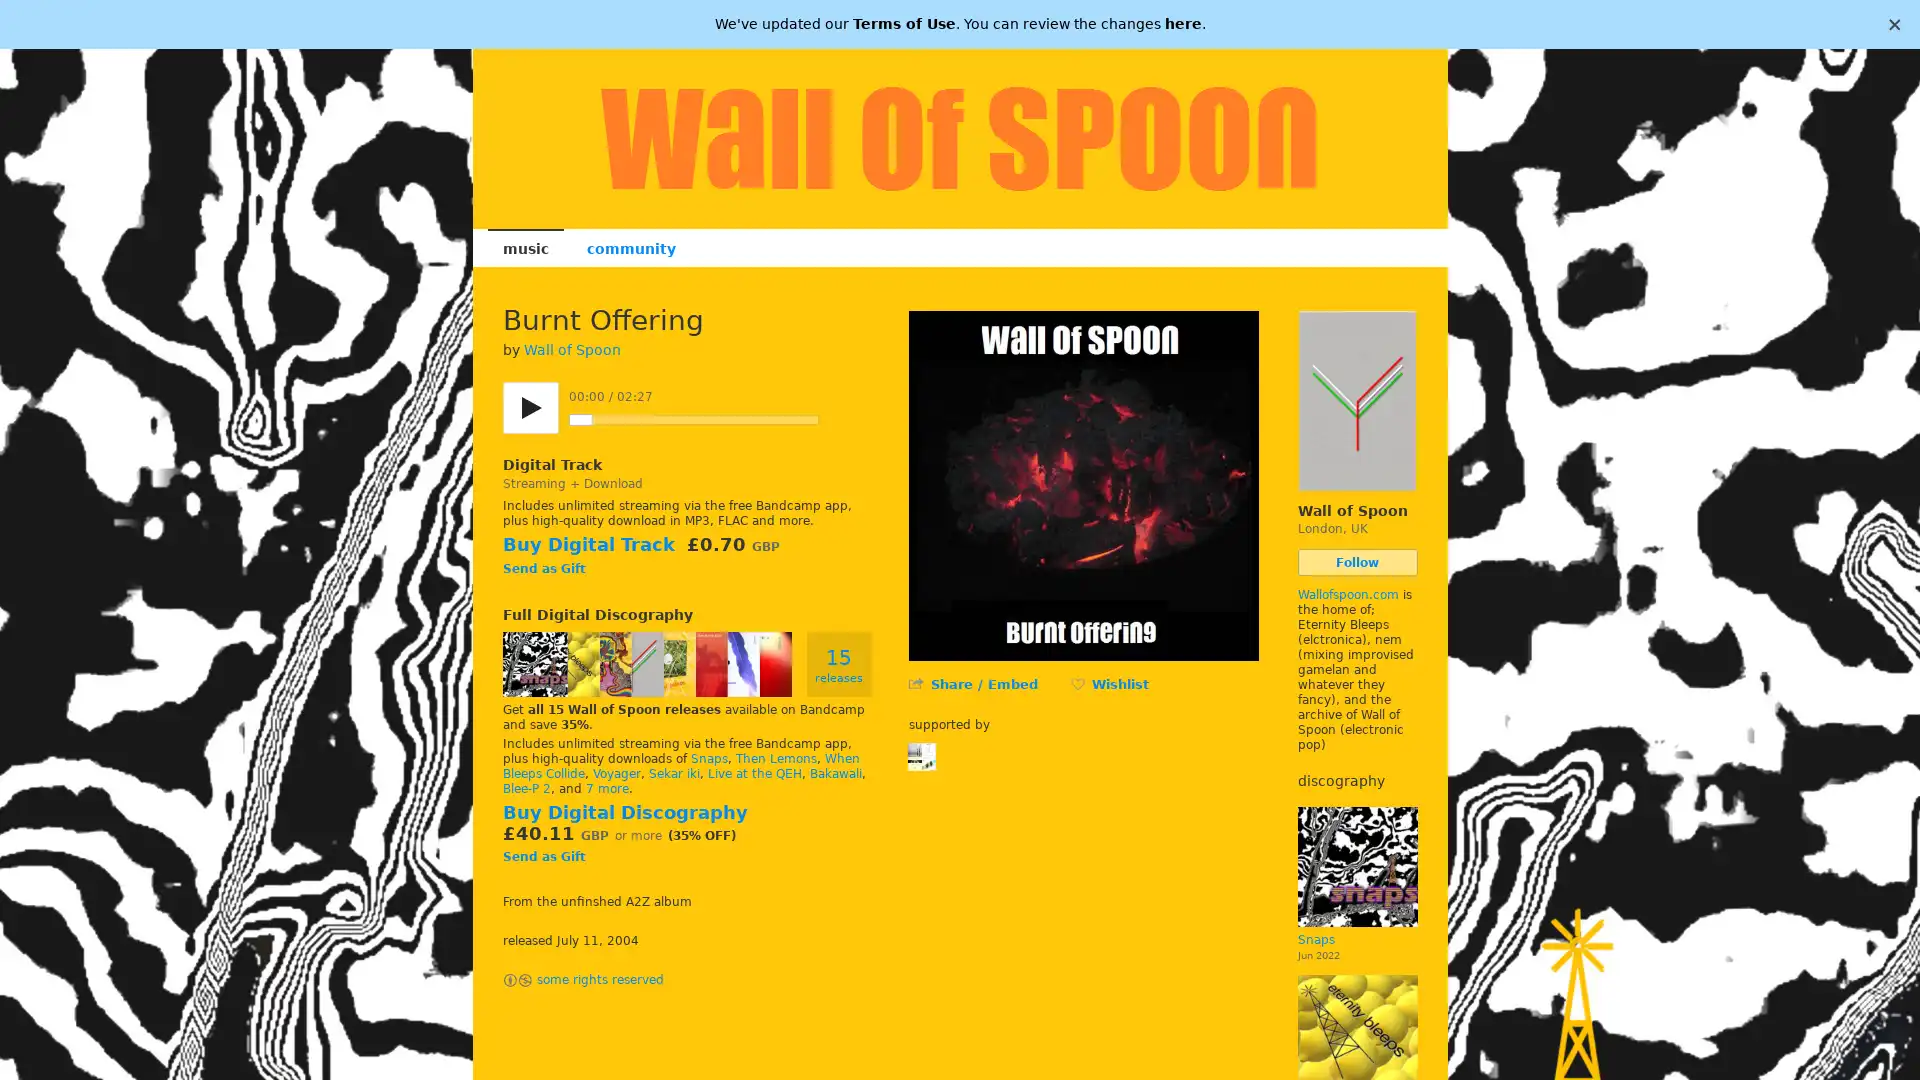 The width and height of the screenshot is (1920, 1080). I want to click on Follow, so click(1357, 562).